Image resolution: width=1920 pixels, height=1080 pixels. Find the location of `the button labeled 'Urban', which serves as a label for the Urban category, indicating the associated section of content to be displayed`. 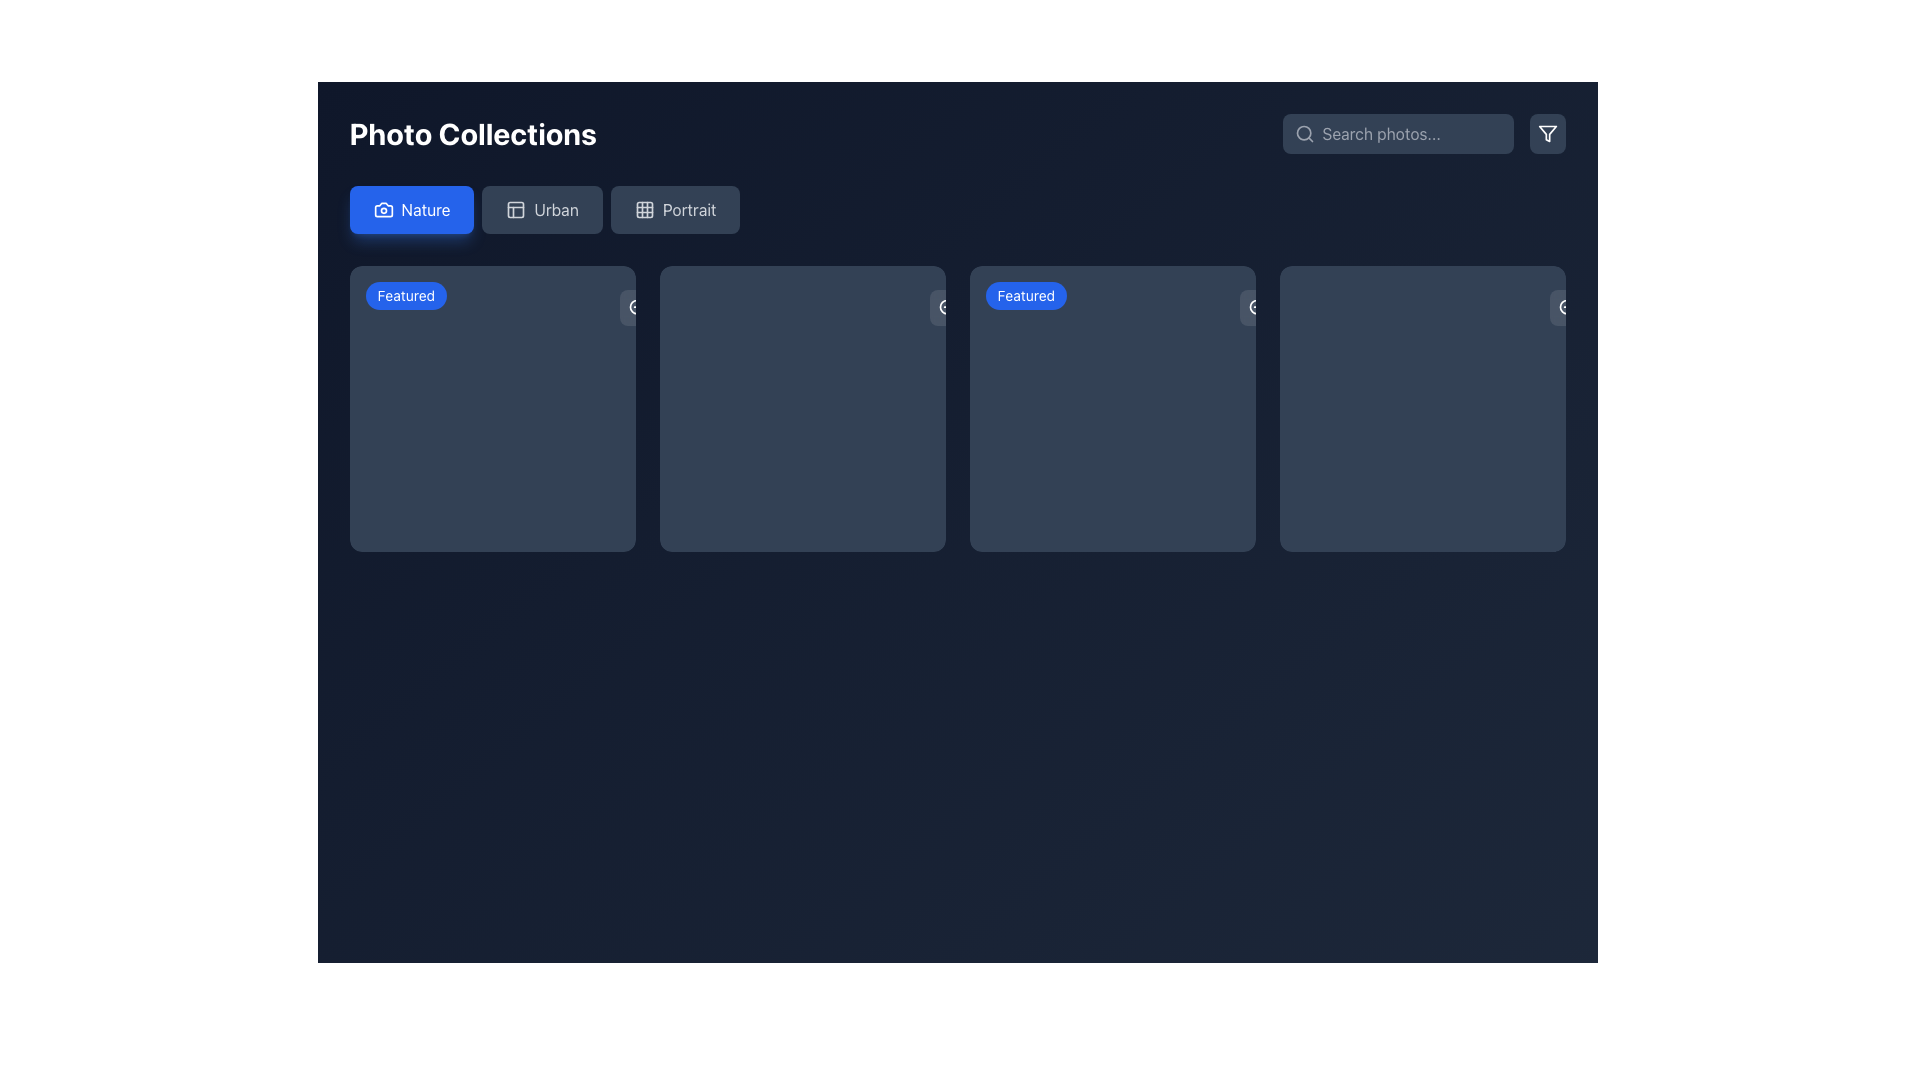

the button labeled 'Urban', which serves as a label for the Urban category, indicating the associated section of content to be displayed is located at coordinates (556, 209).